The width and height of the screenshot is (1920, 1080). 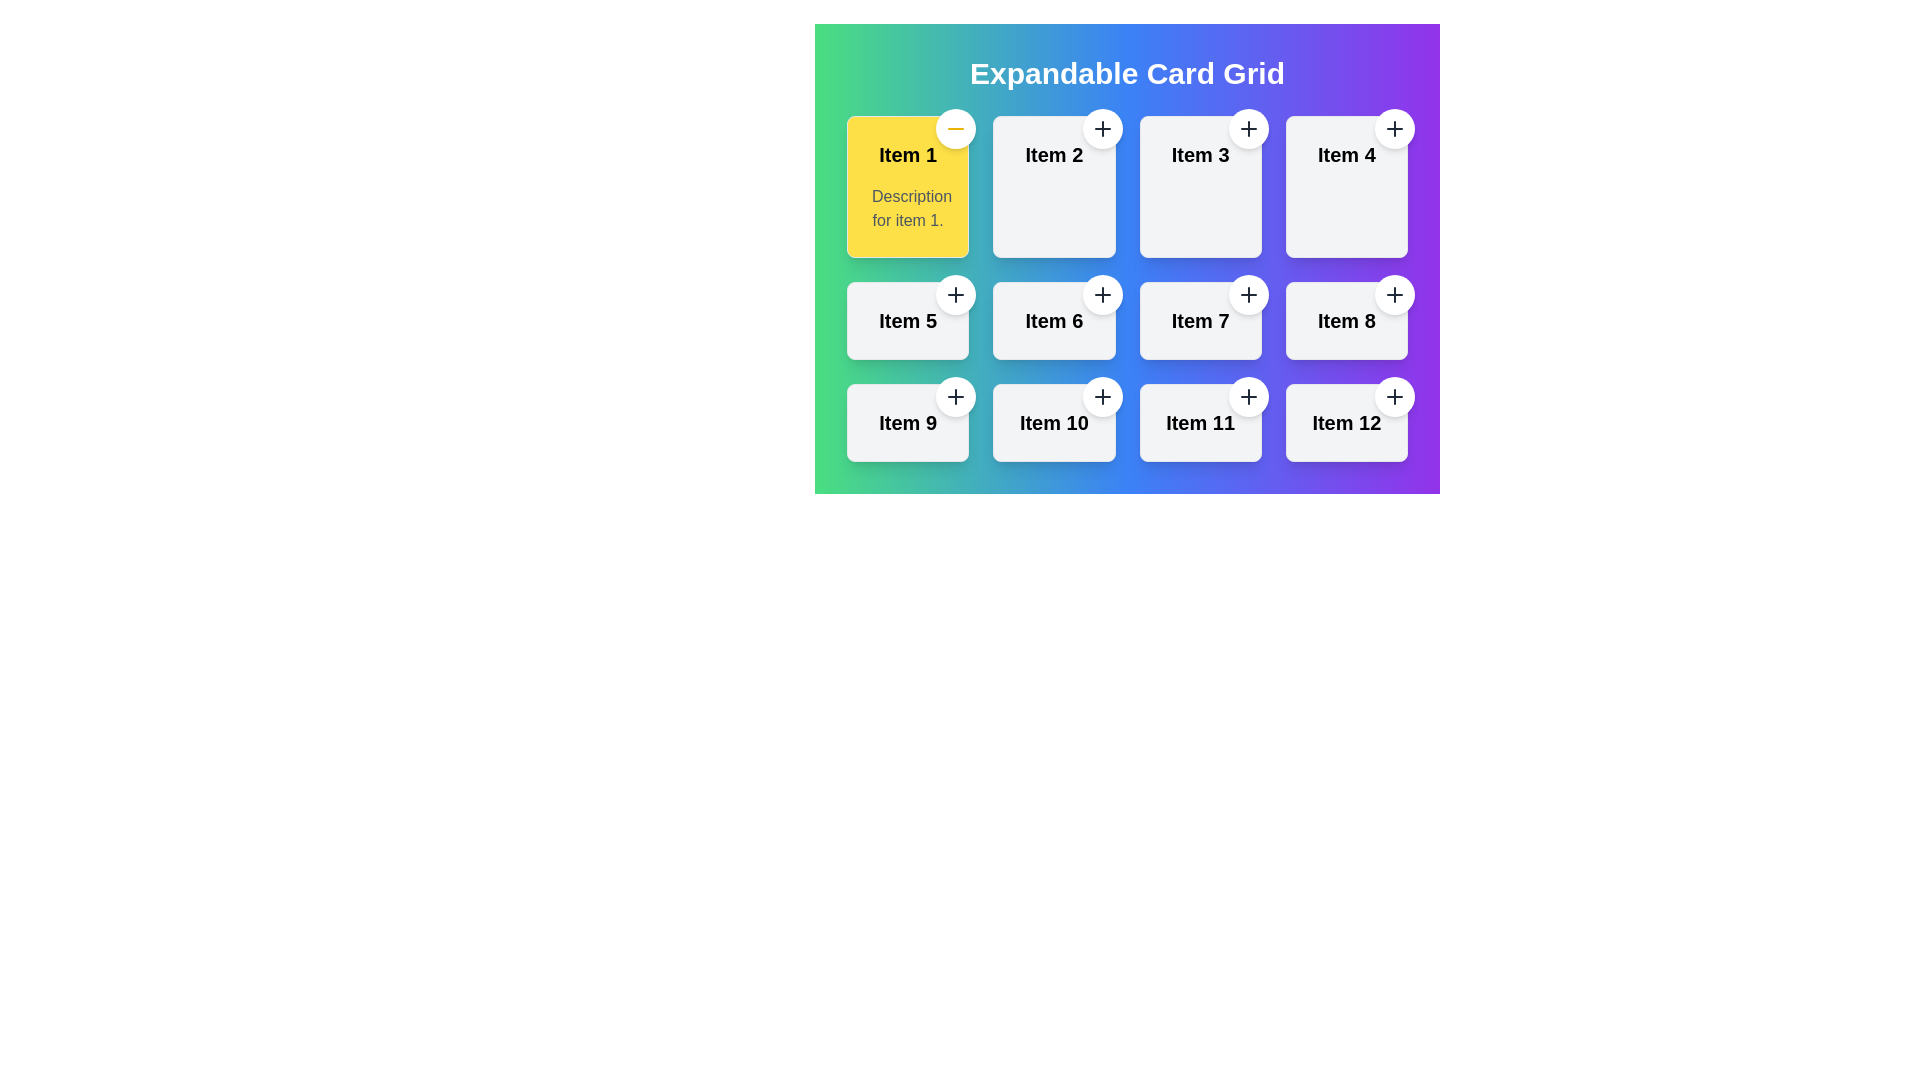 What do you see at coordinates (1394, 128) in the screenshot?
I see `the action button located at the top-right edge of the card labeled 'Item 4'` at bounding box center [1394, 128].